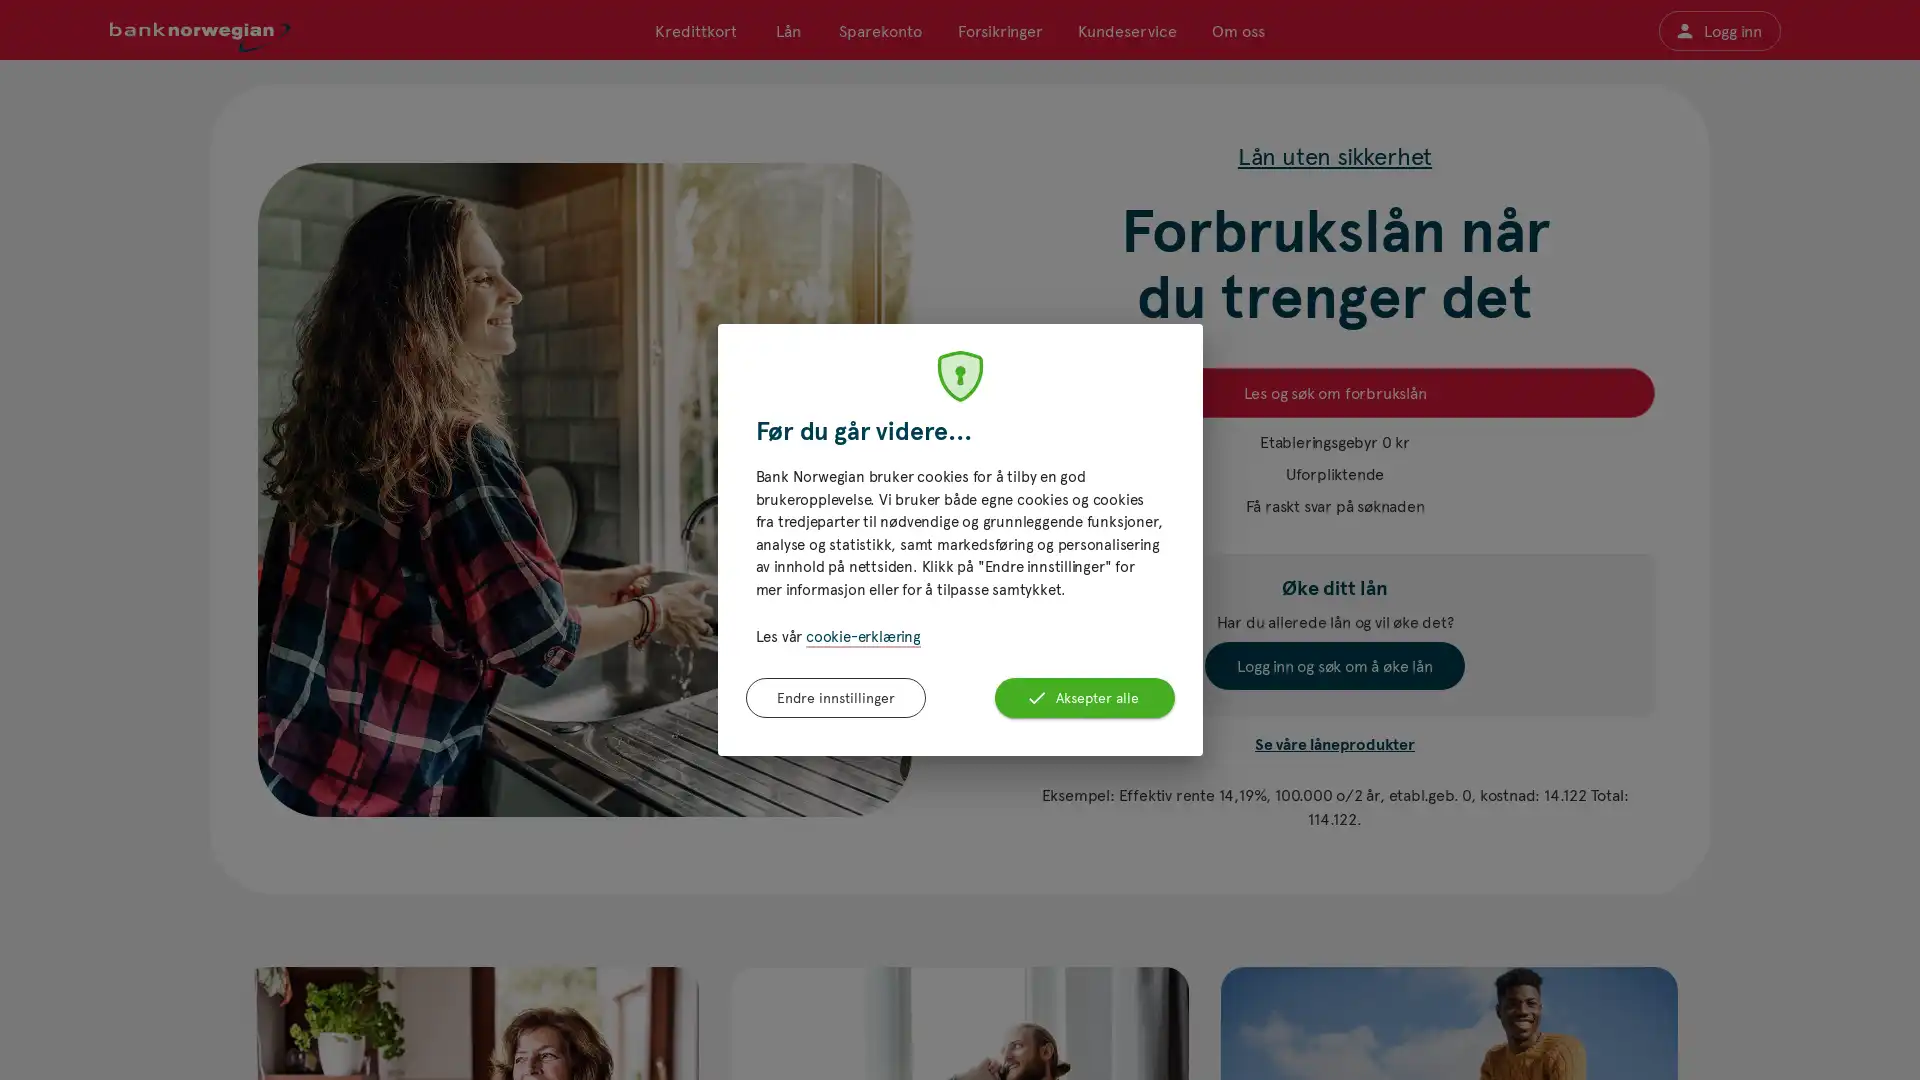  Describe the element at coordinates (696, 30) in the screenshot. I see `Kredittkort` at that location.